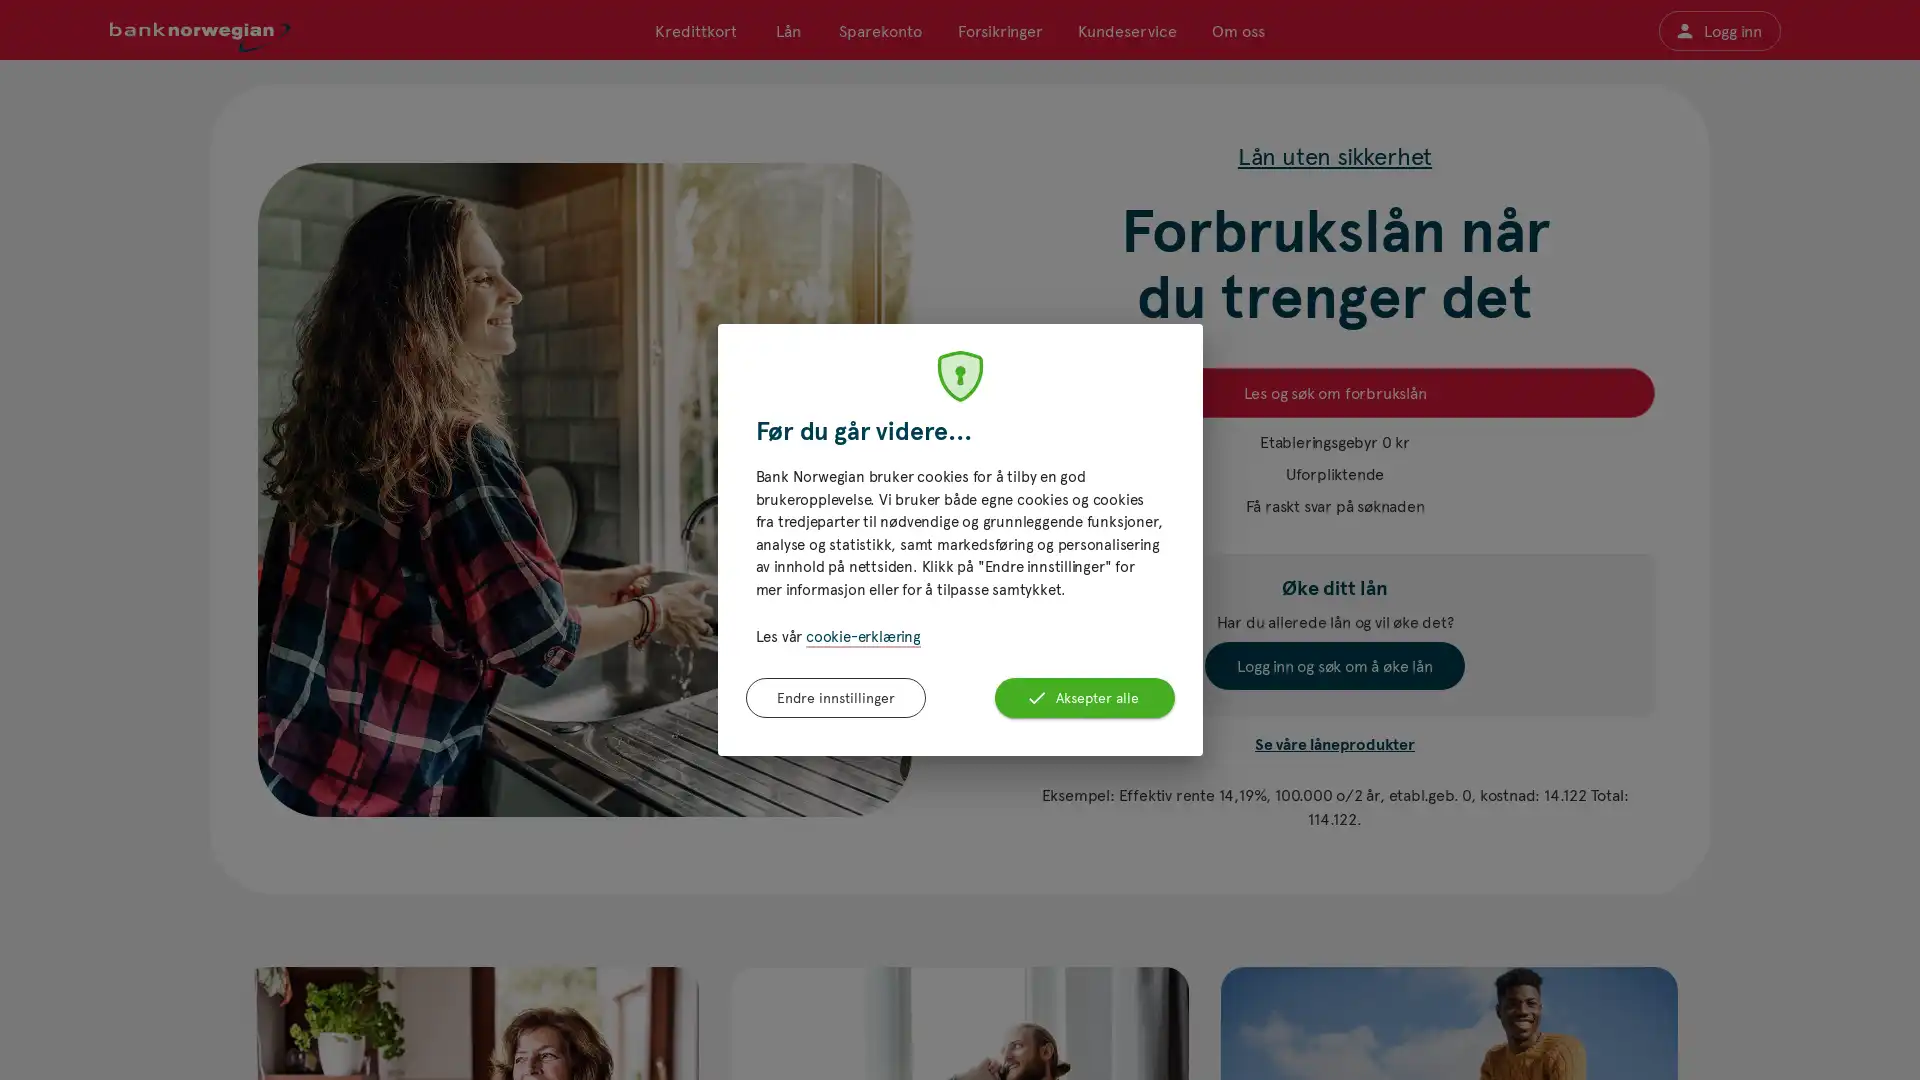  Describe the element at coordinates (696, 30) in the screenshot. I see `Kredittkort` at that location.